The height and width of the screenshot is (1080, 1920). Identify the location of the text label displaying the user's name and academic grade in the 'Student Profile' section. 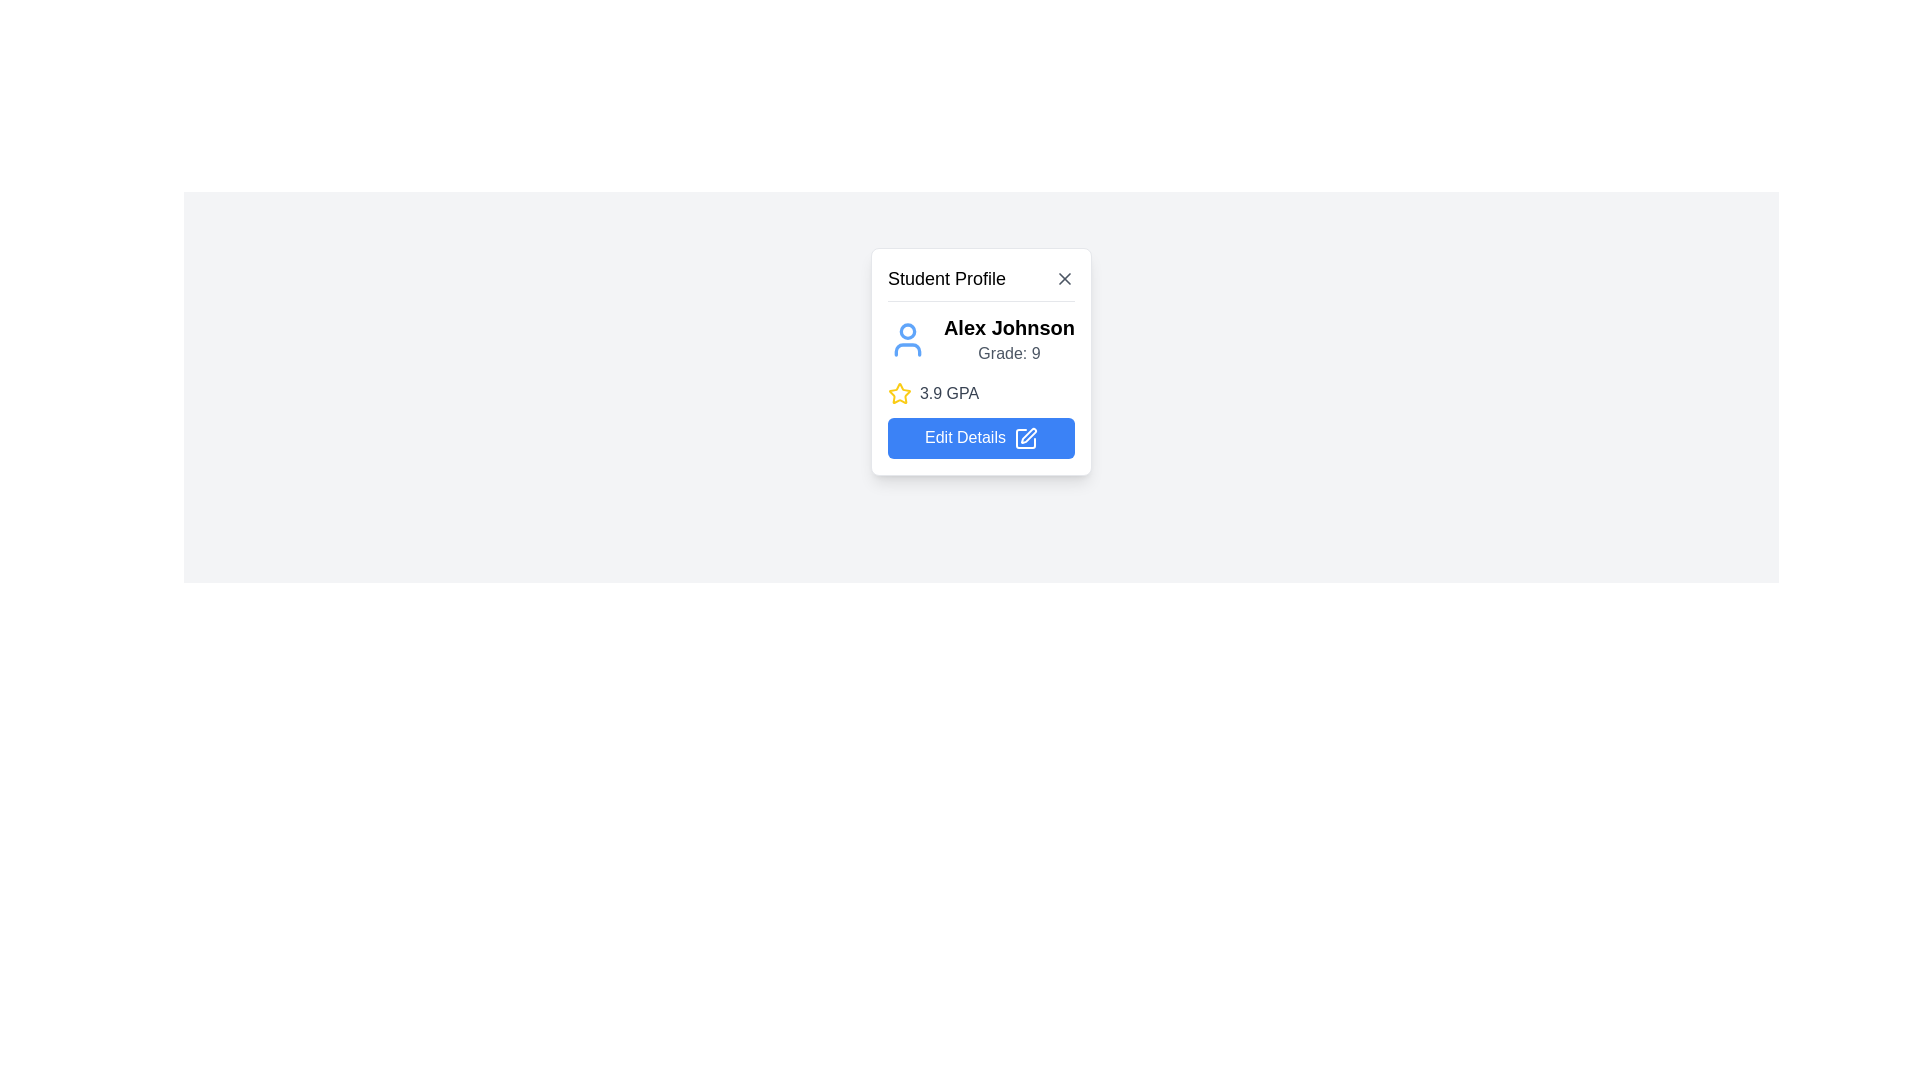
(981, 338).